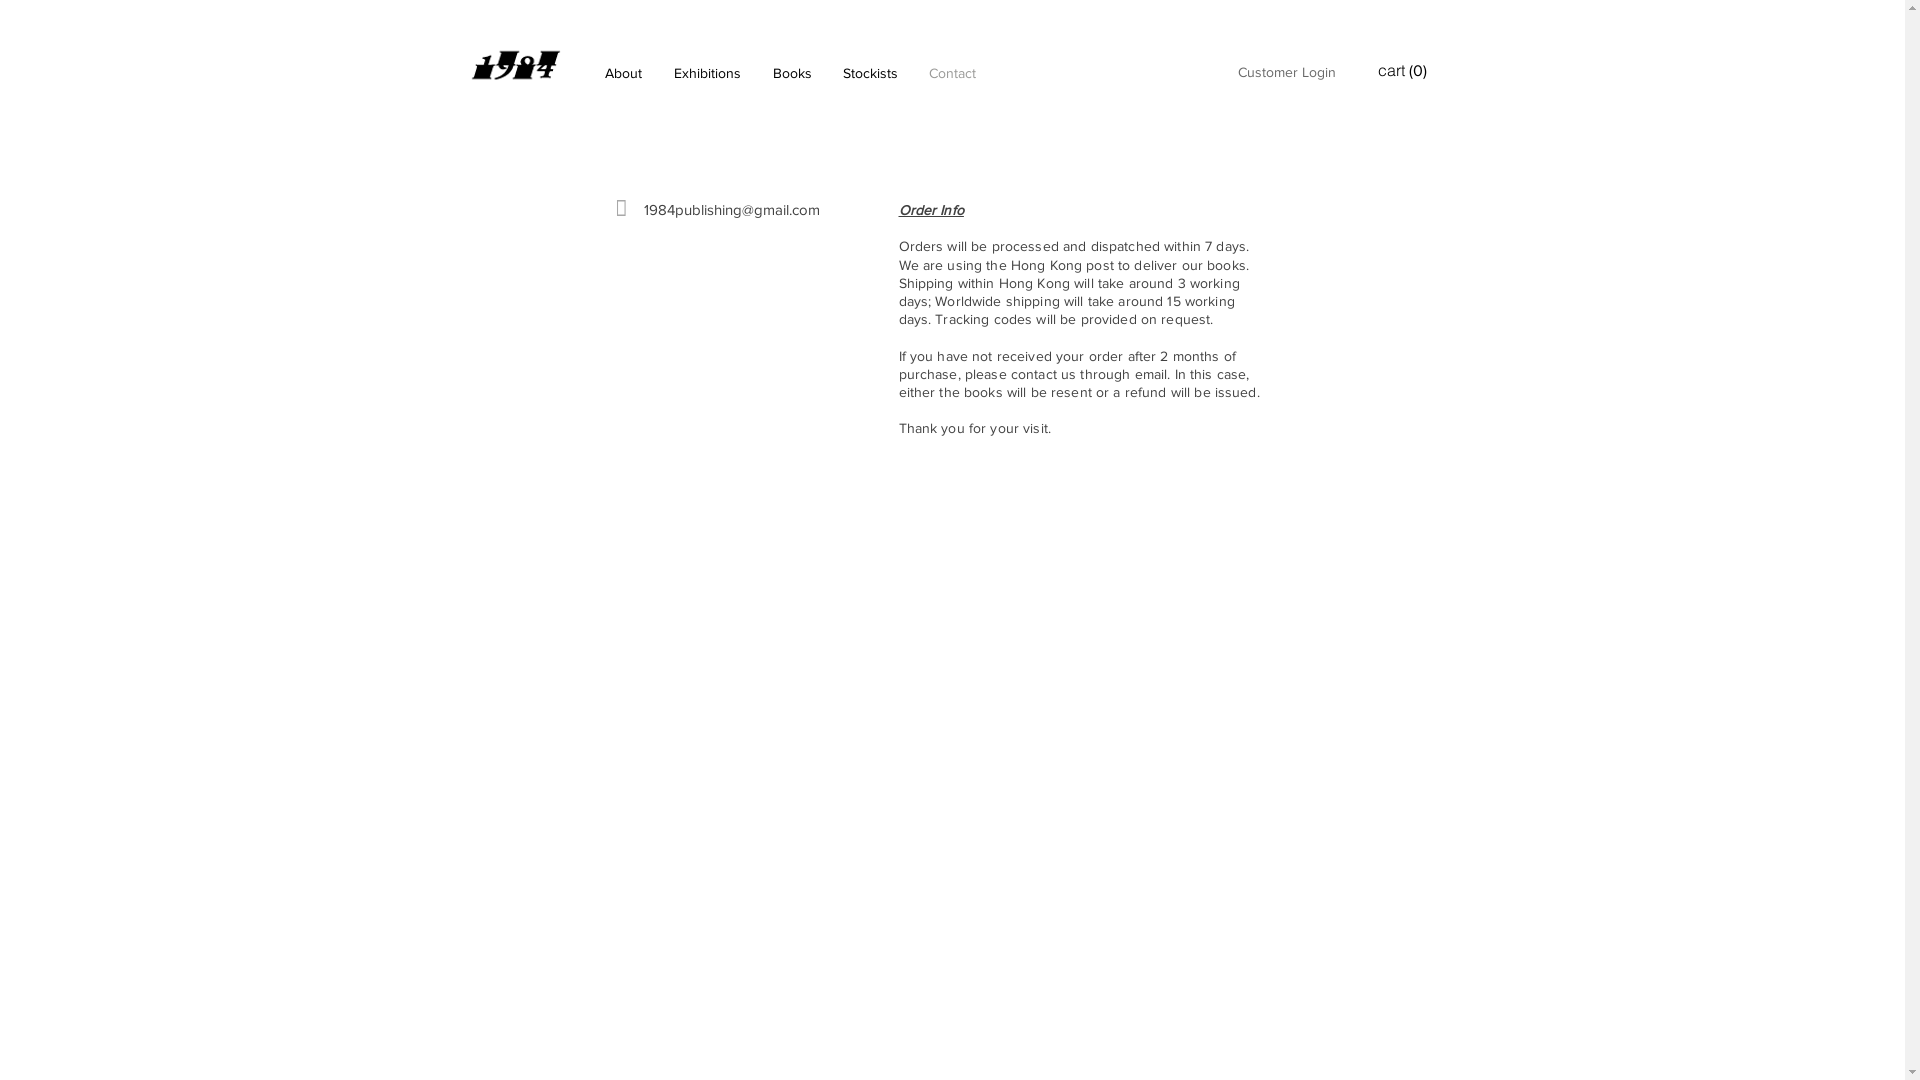 Image resolution: width=1920 pixels, height=1080 pixels. I want to click on 'About', so click(621, 72).